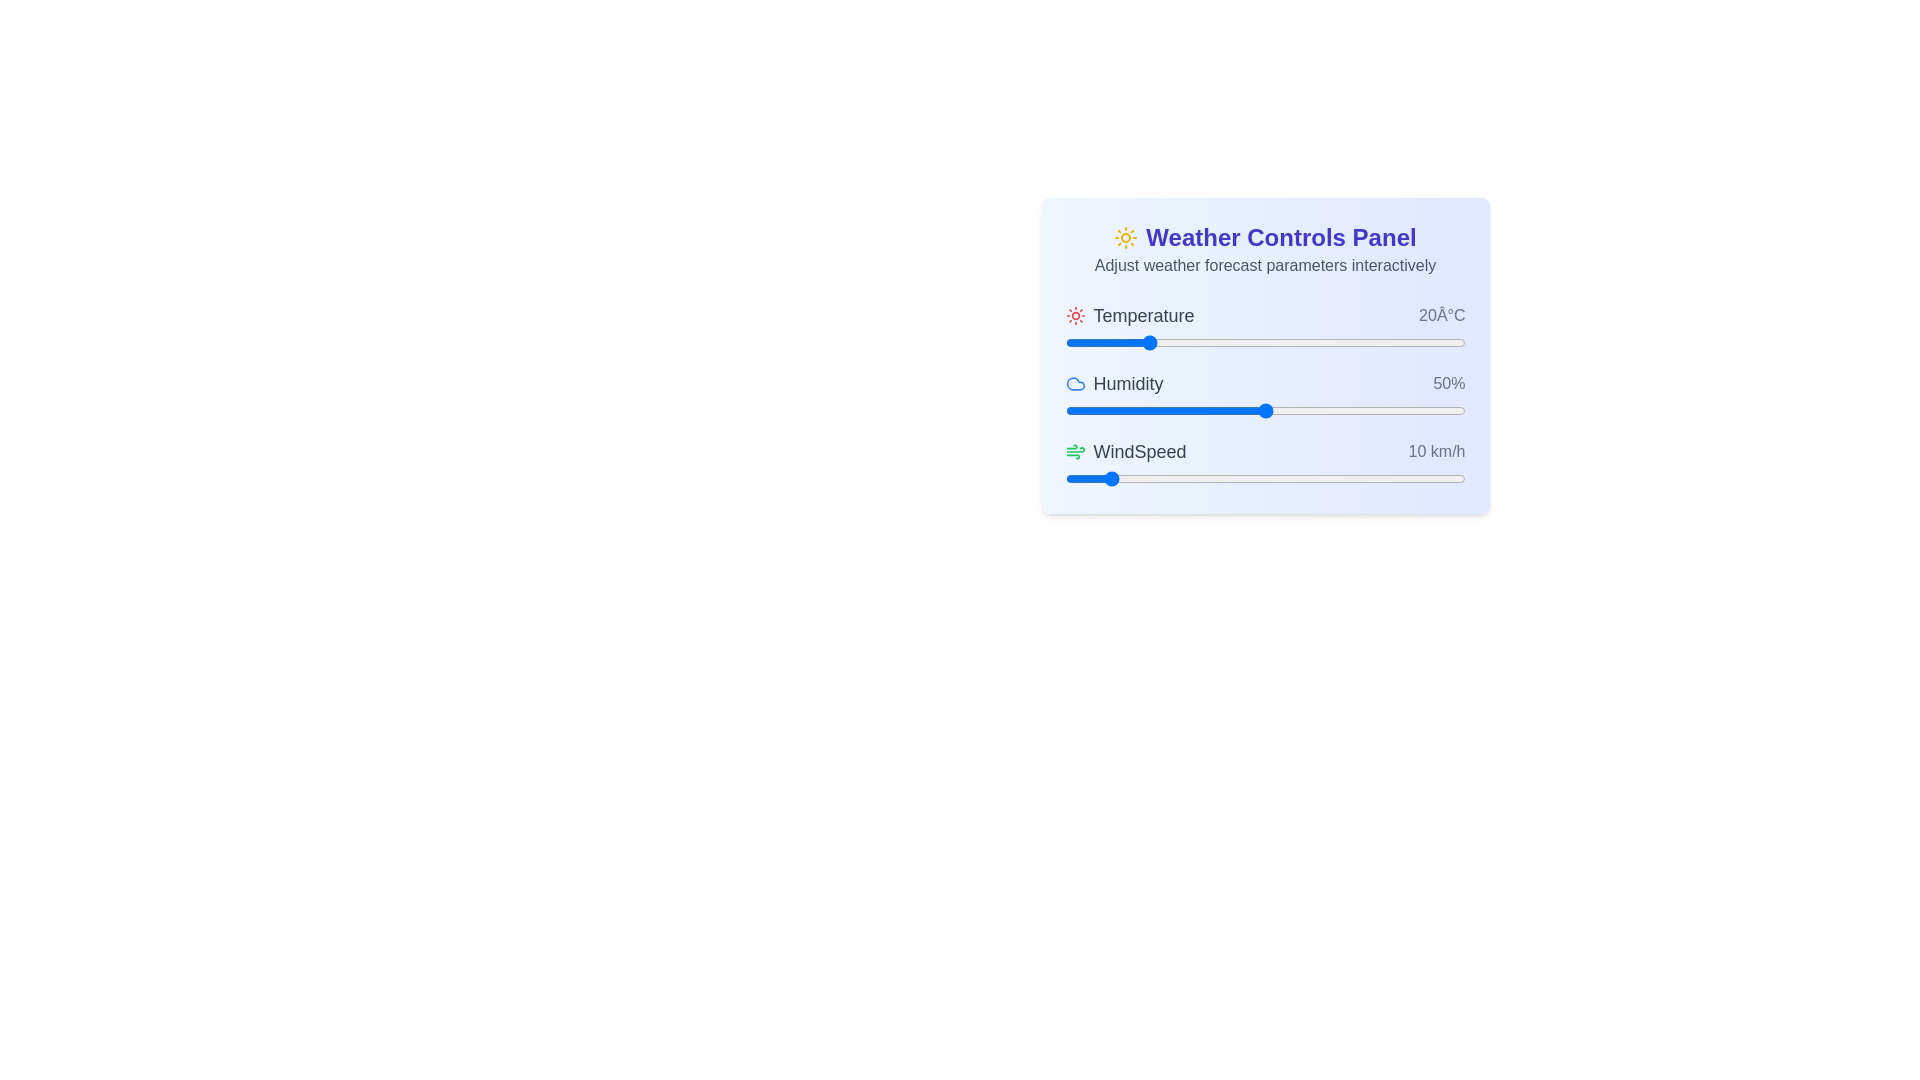 The width and height of the screenshot is (1920, 1080). What do you see at coordinates (1193, 478) in the screenshot?
I see `the wind speed slider to set the wind speed to 32 km/h` at bounding box center [1193, 478].